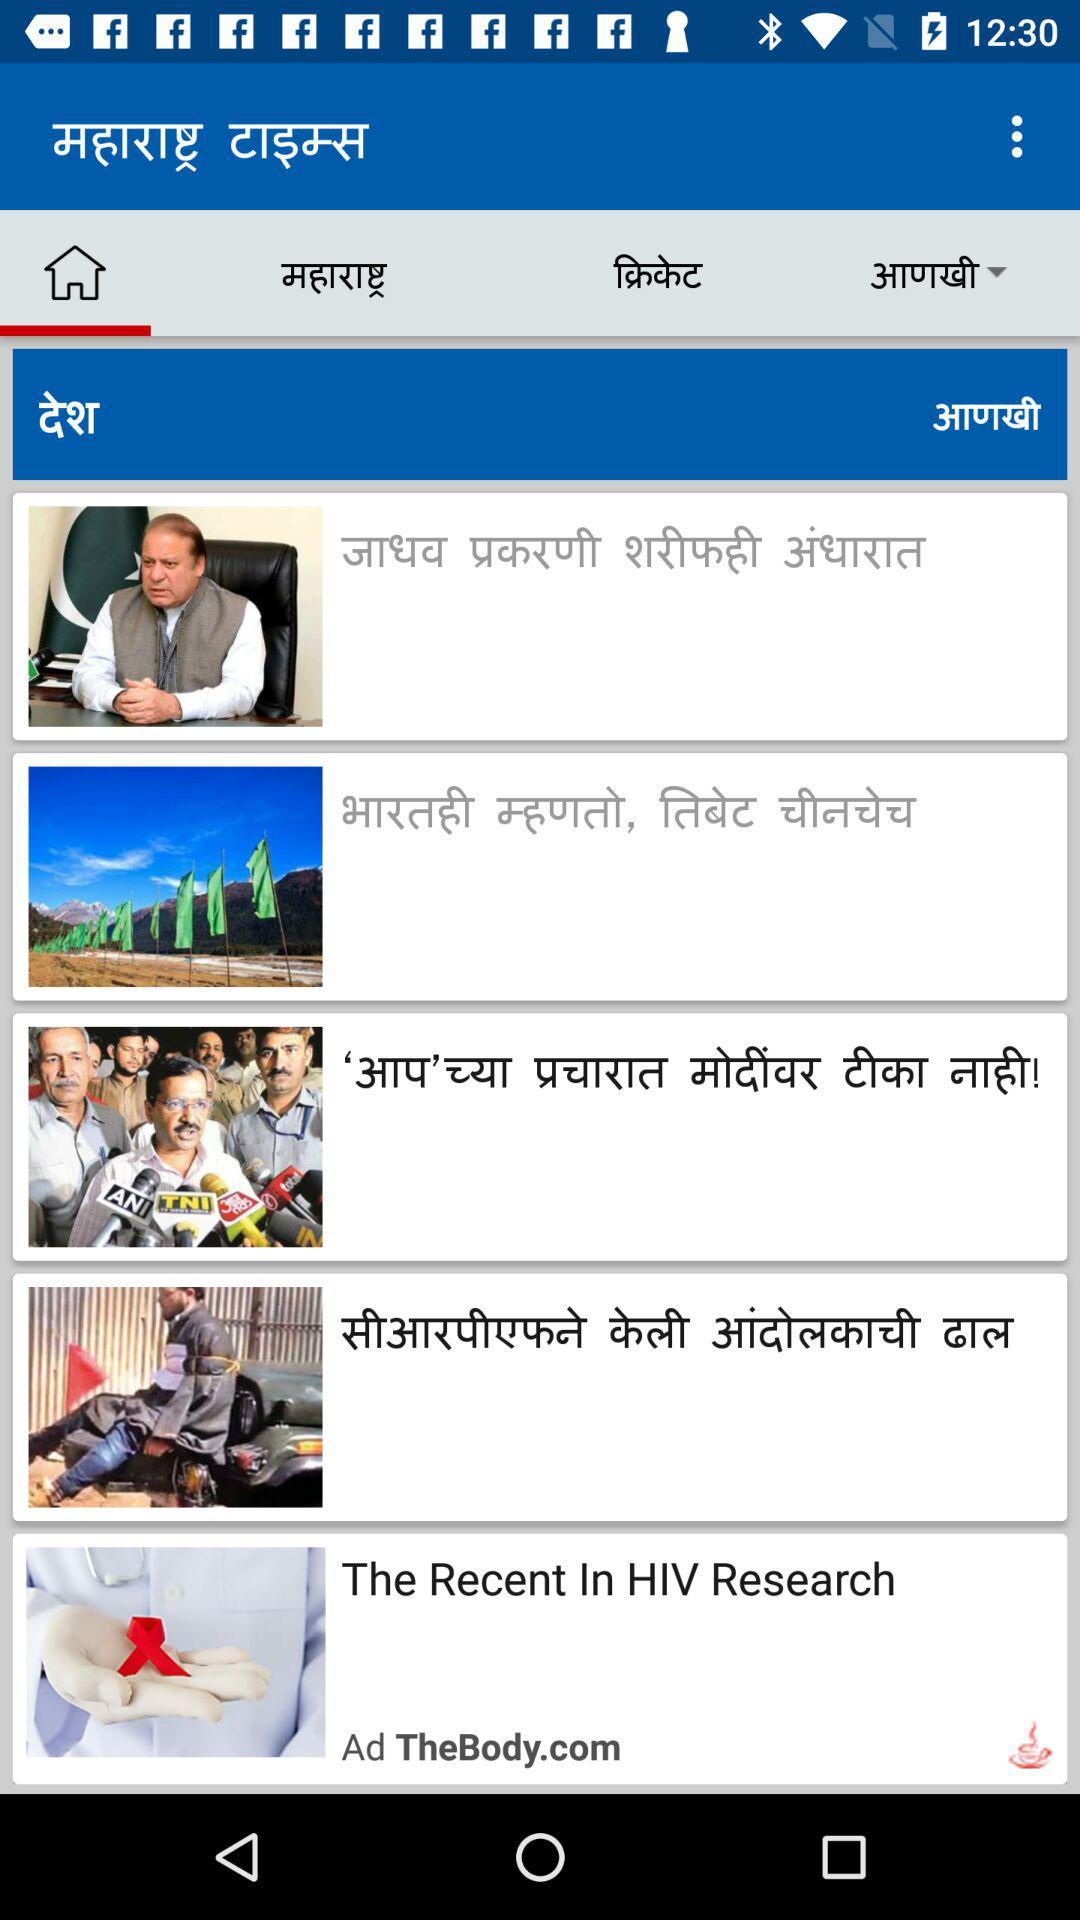  I want to click on the home icon at top of the page, so click(74, 272).